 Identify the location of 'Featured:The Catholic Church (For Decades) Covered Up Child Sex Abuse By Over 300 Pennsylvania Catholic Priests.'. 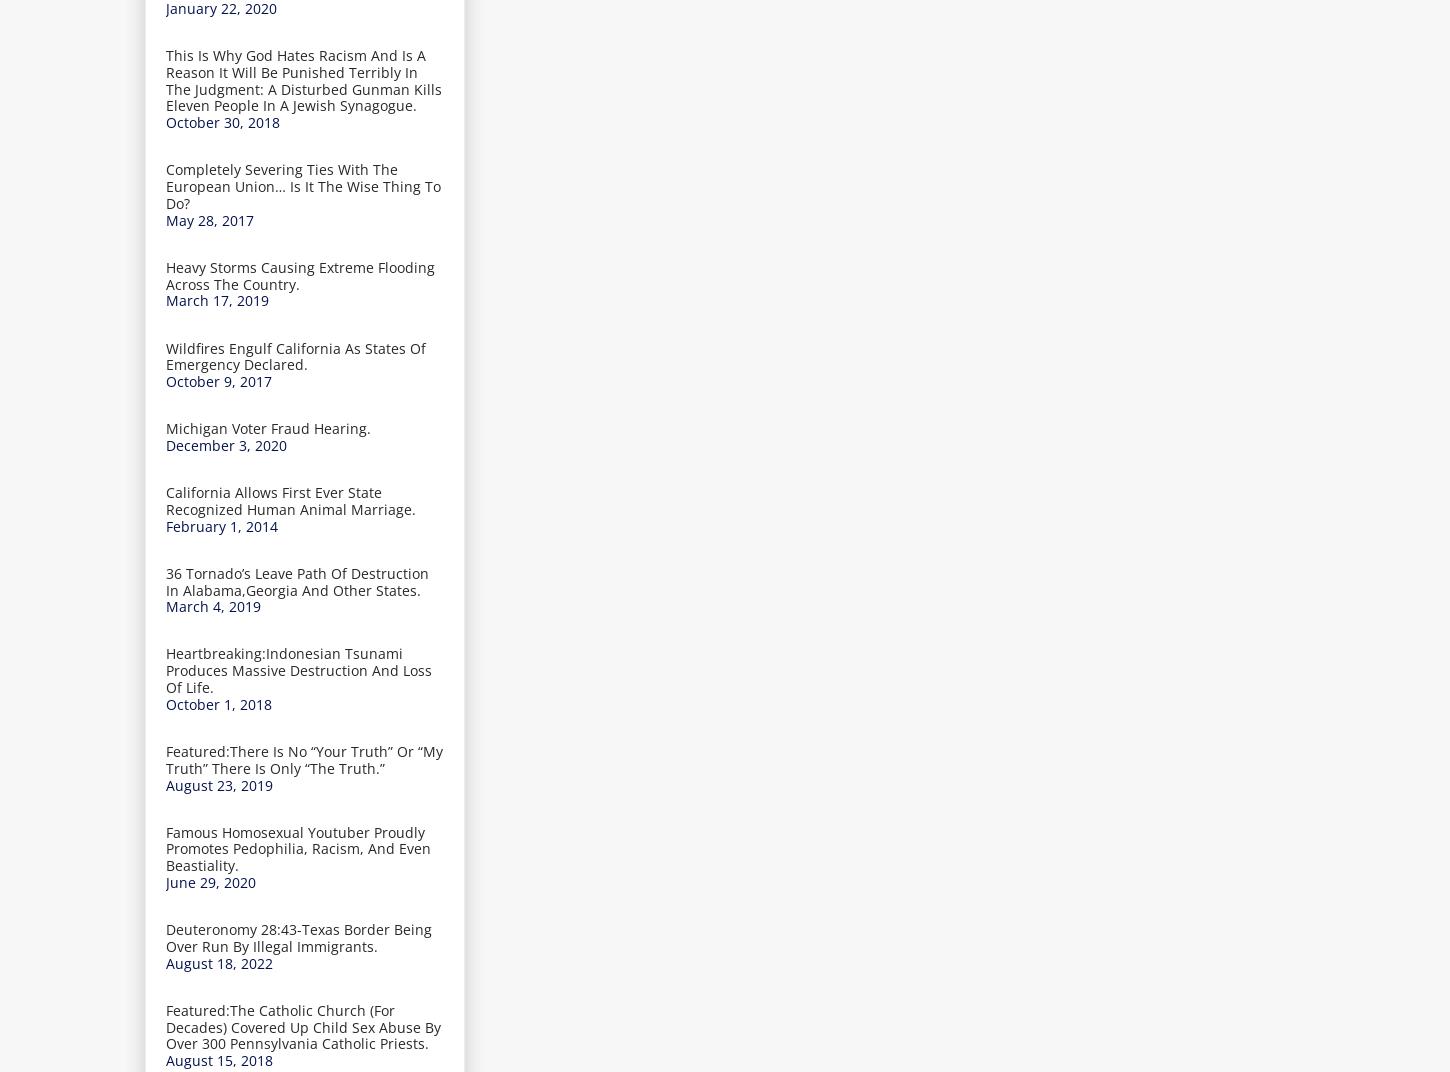
(303, 1026).